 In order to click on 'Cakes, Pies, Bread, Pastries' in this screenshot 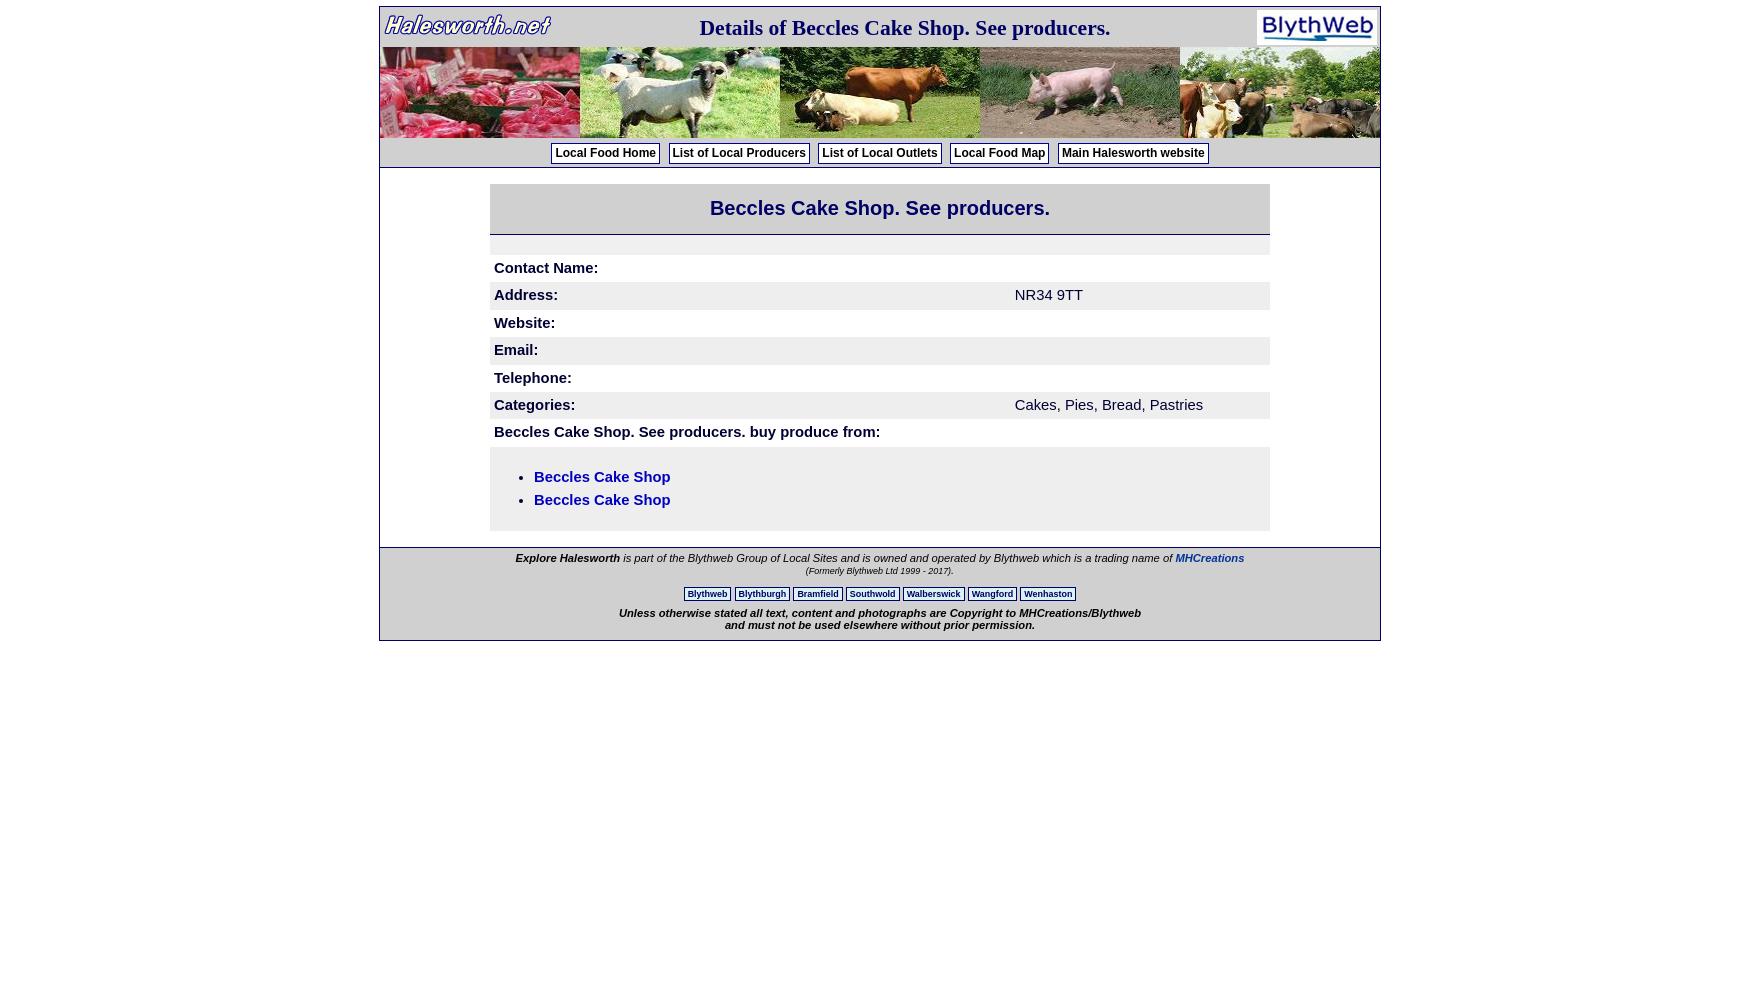, I will do `click(1107, 404)`.